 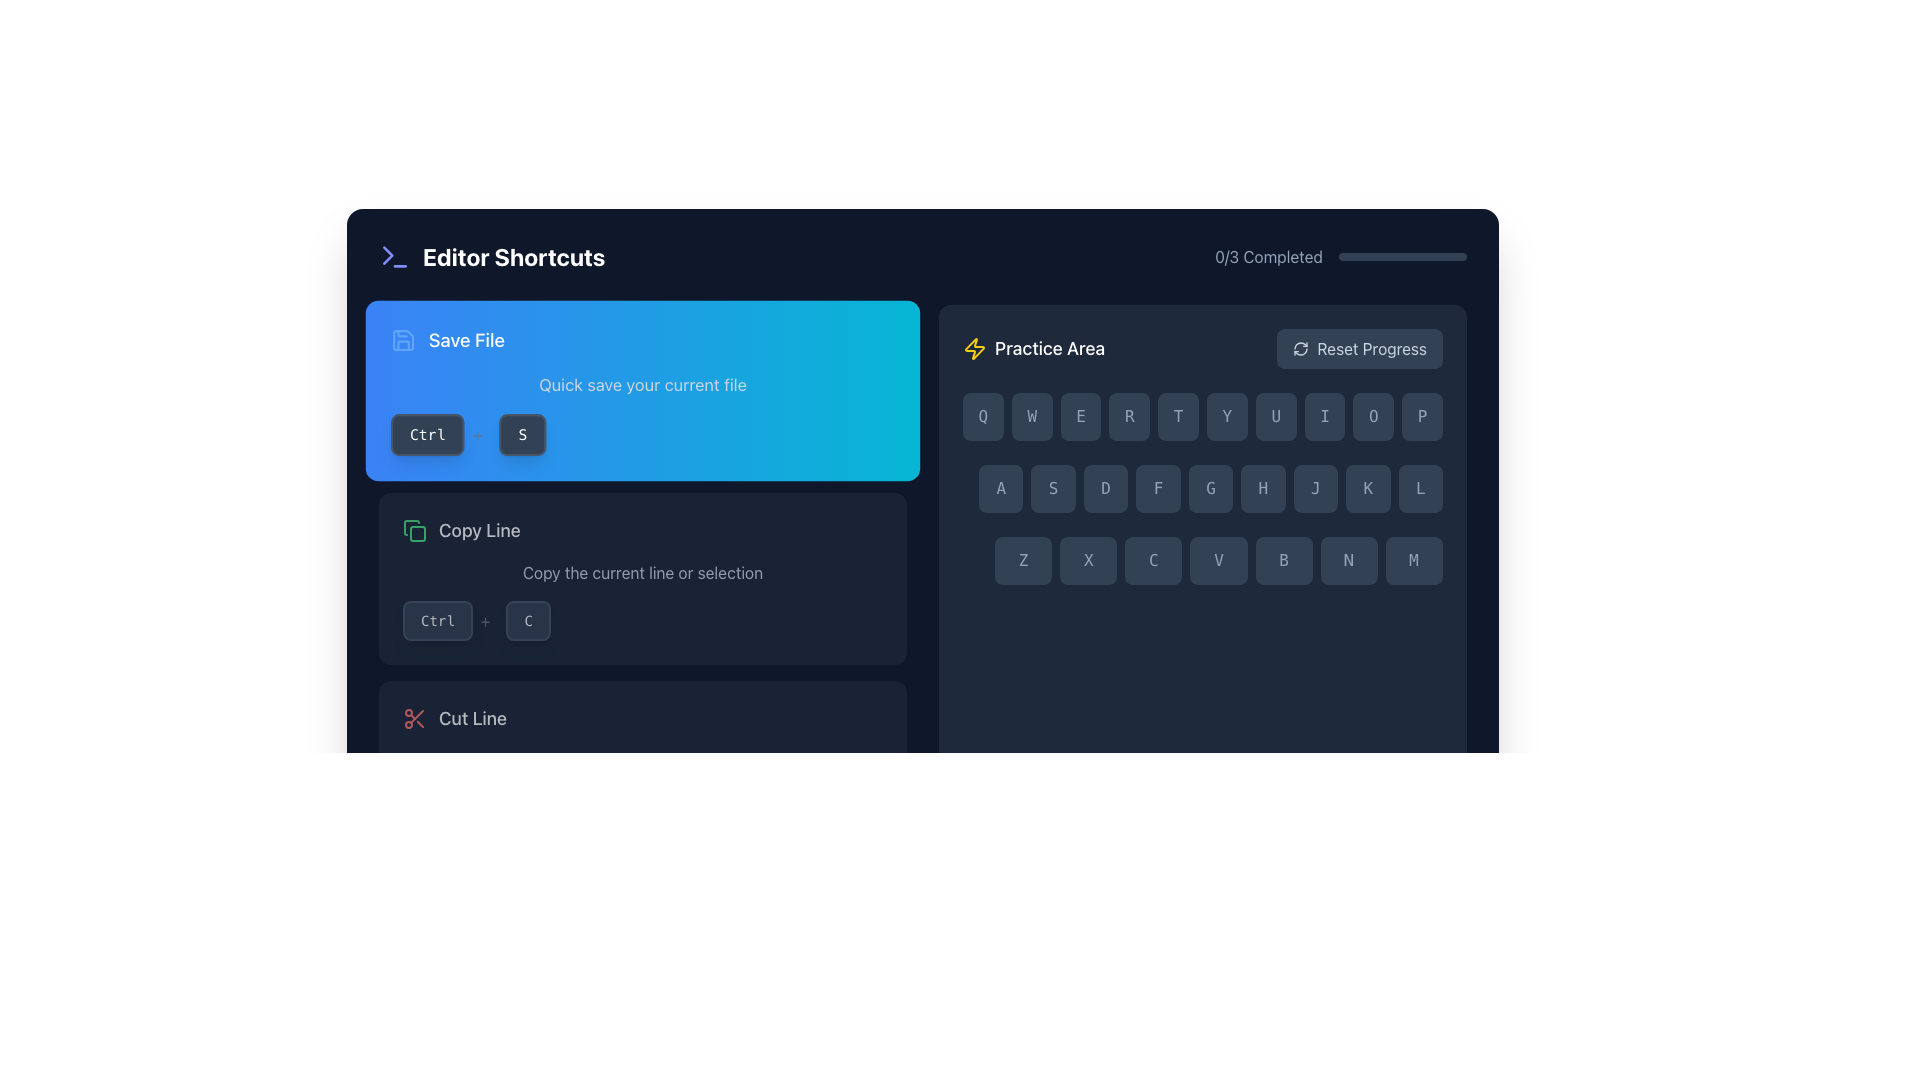 What do you see at coordinates (1052, 489) in the screenshot?
I see `the second button in the sequence of nine buttons located in the 'Practice Area' section on the right side of the interface` at bounding box center [1052, 489].